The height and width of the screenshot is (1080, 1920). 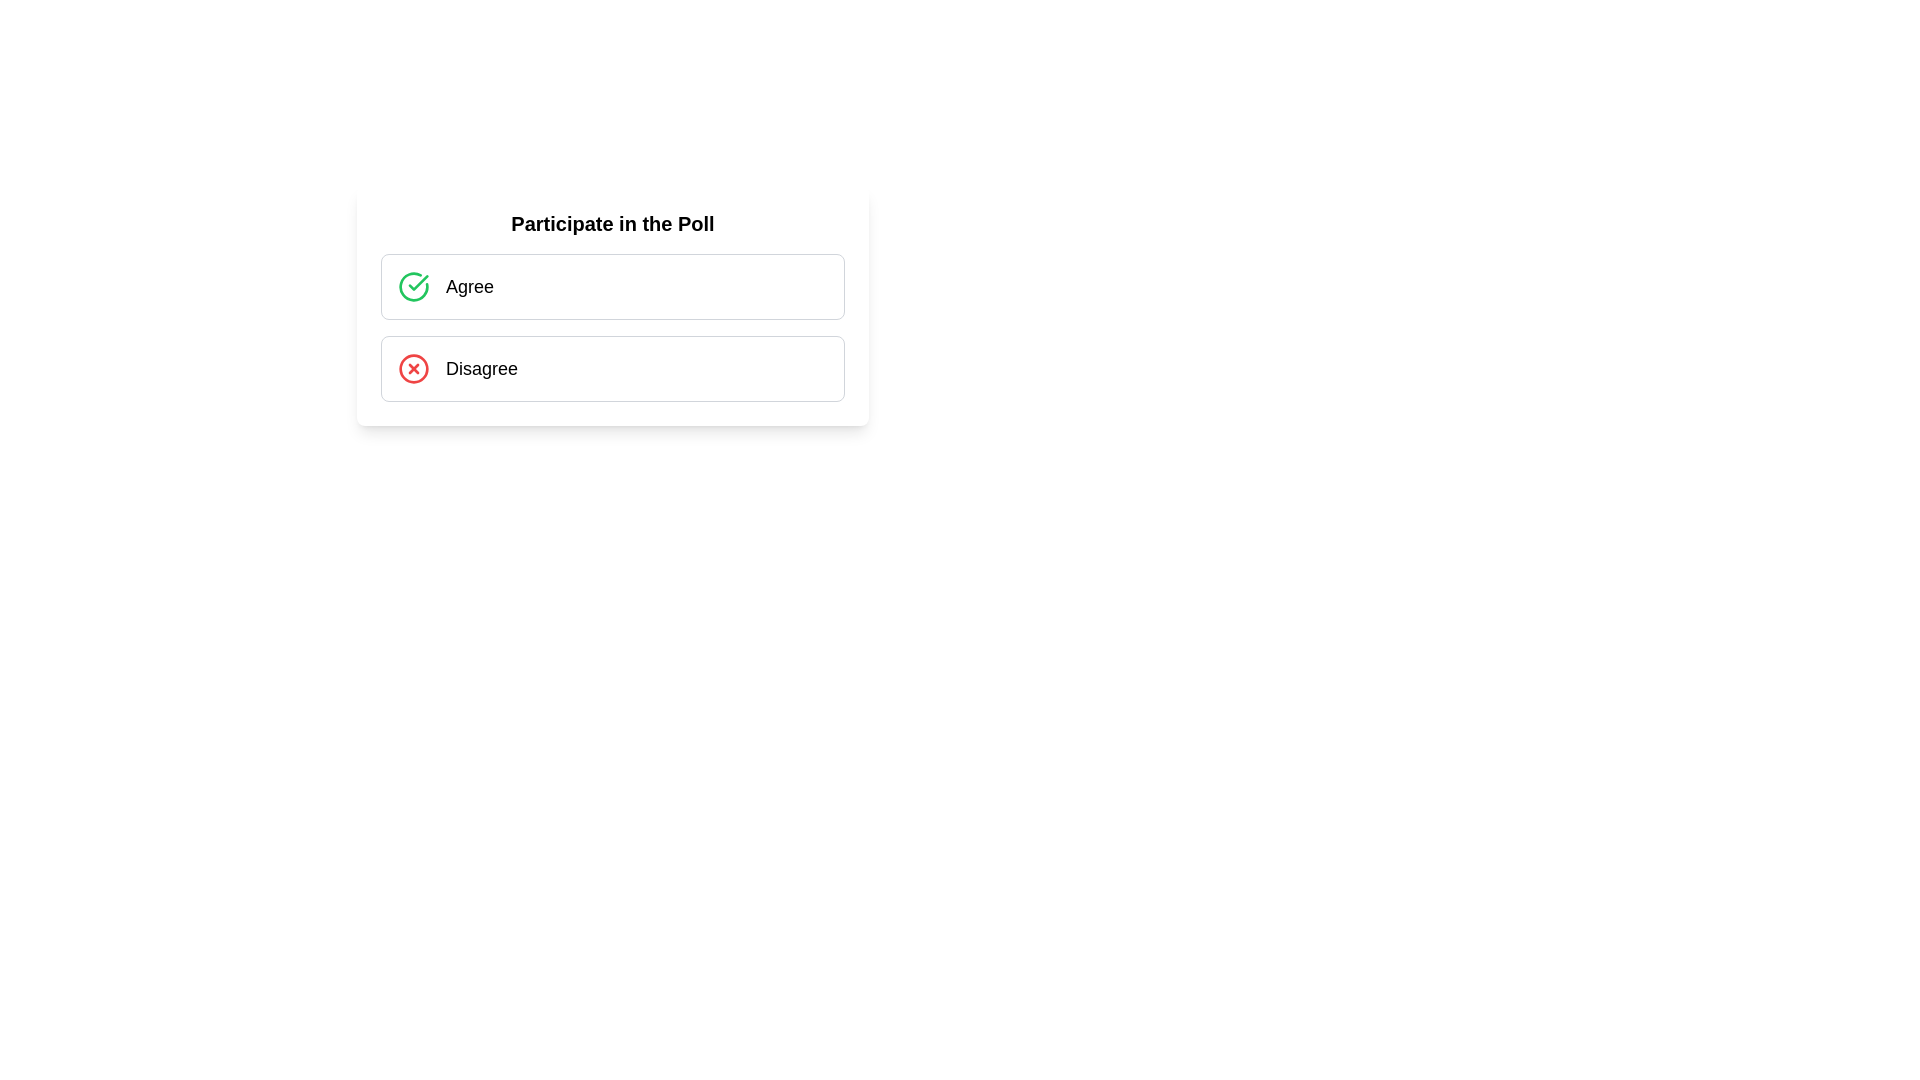 I want to click on the 'Disagree' icon in the poll options, which is located to the left of the label 'Disagree', so click(x=412, y=369).